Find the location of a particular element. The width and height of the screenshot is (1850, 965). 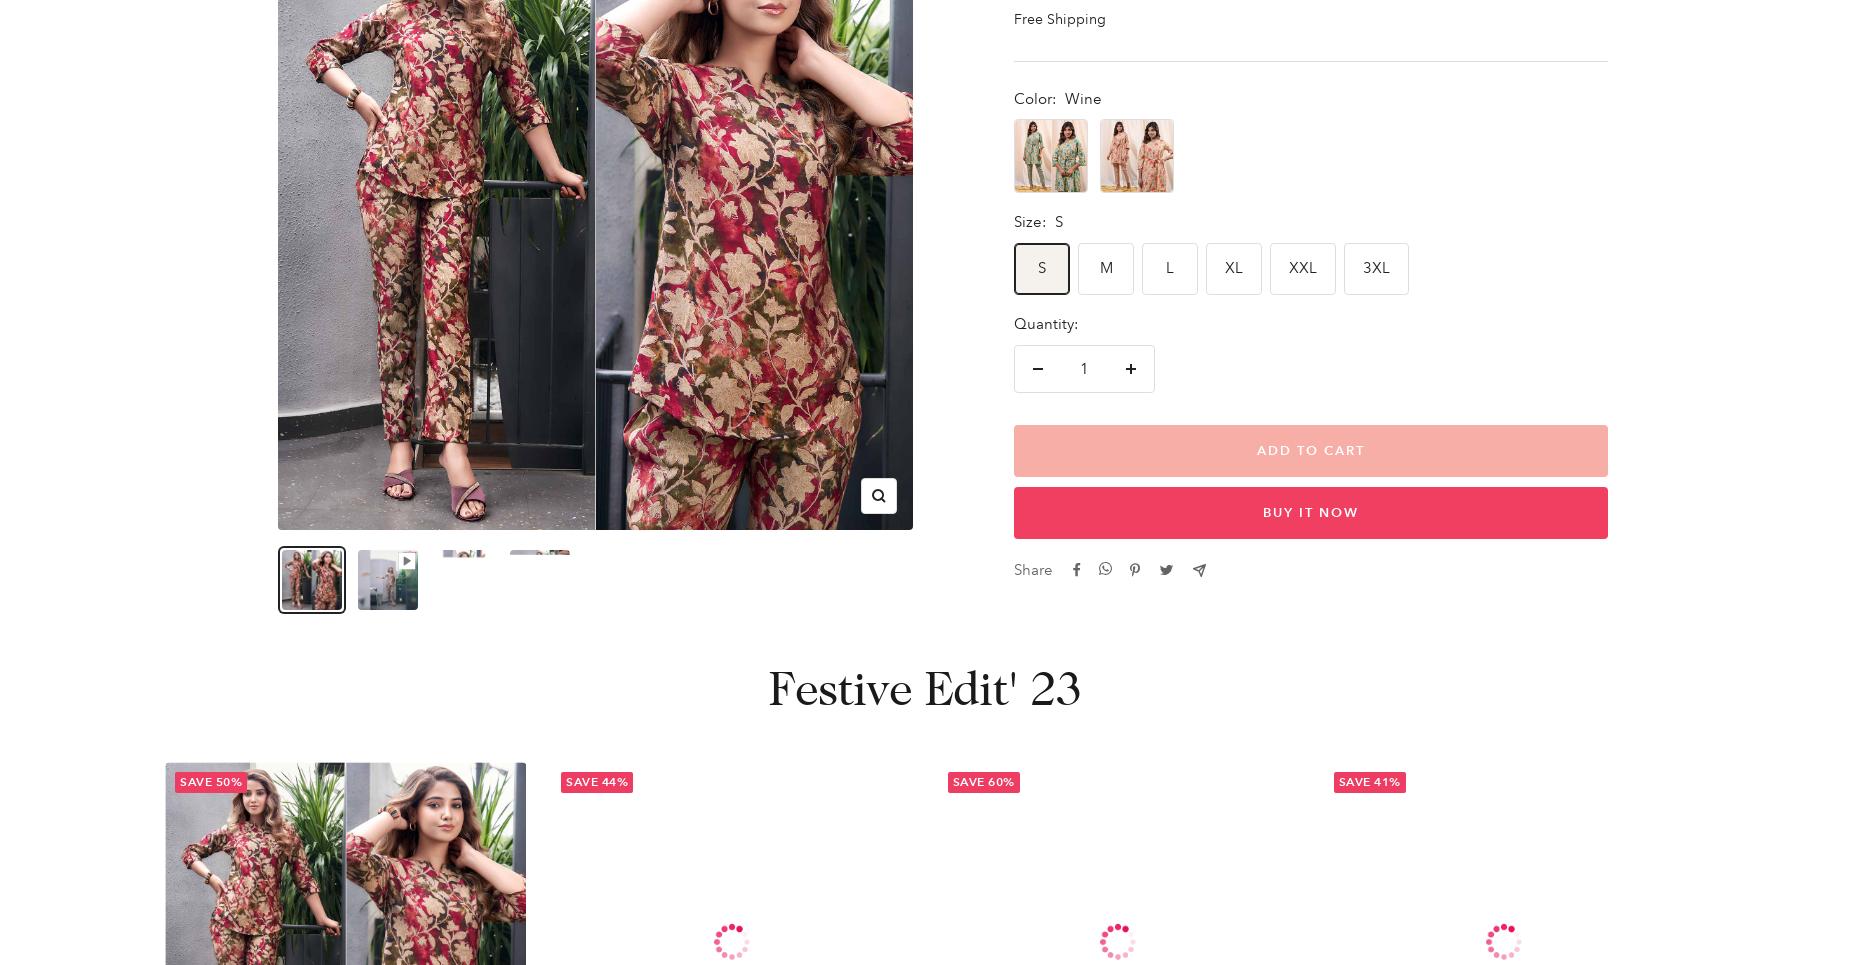

'XXL' is located at coordinates (1288, 267).